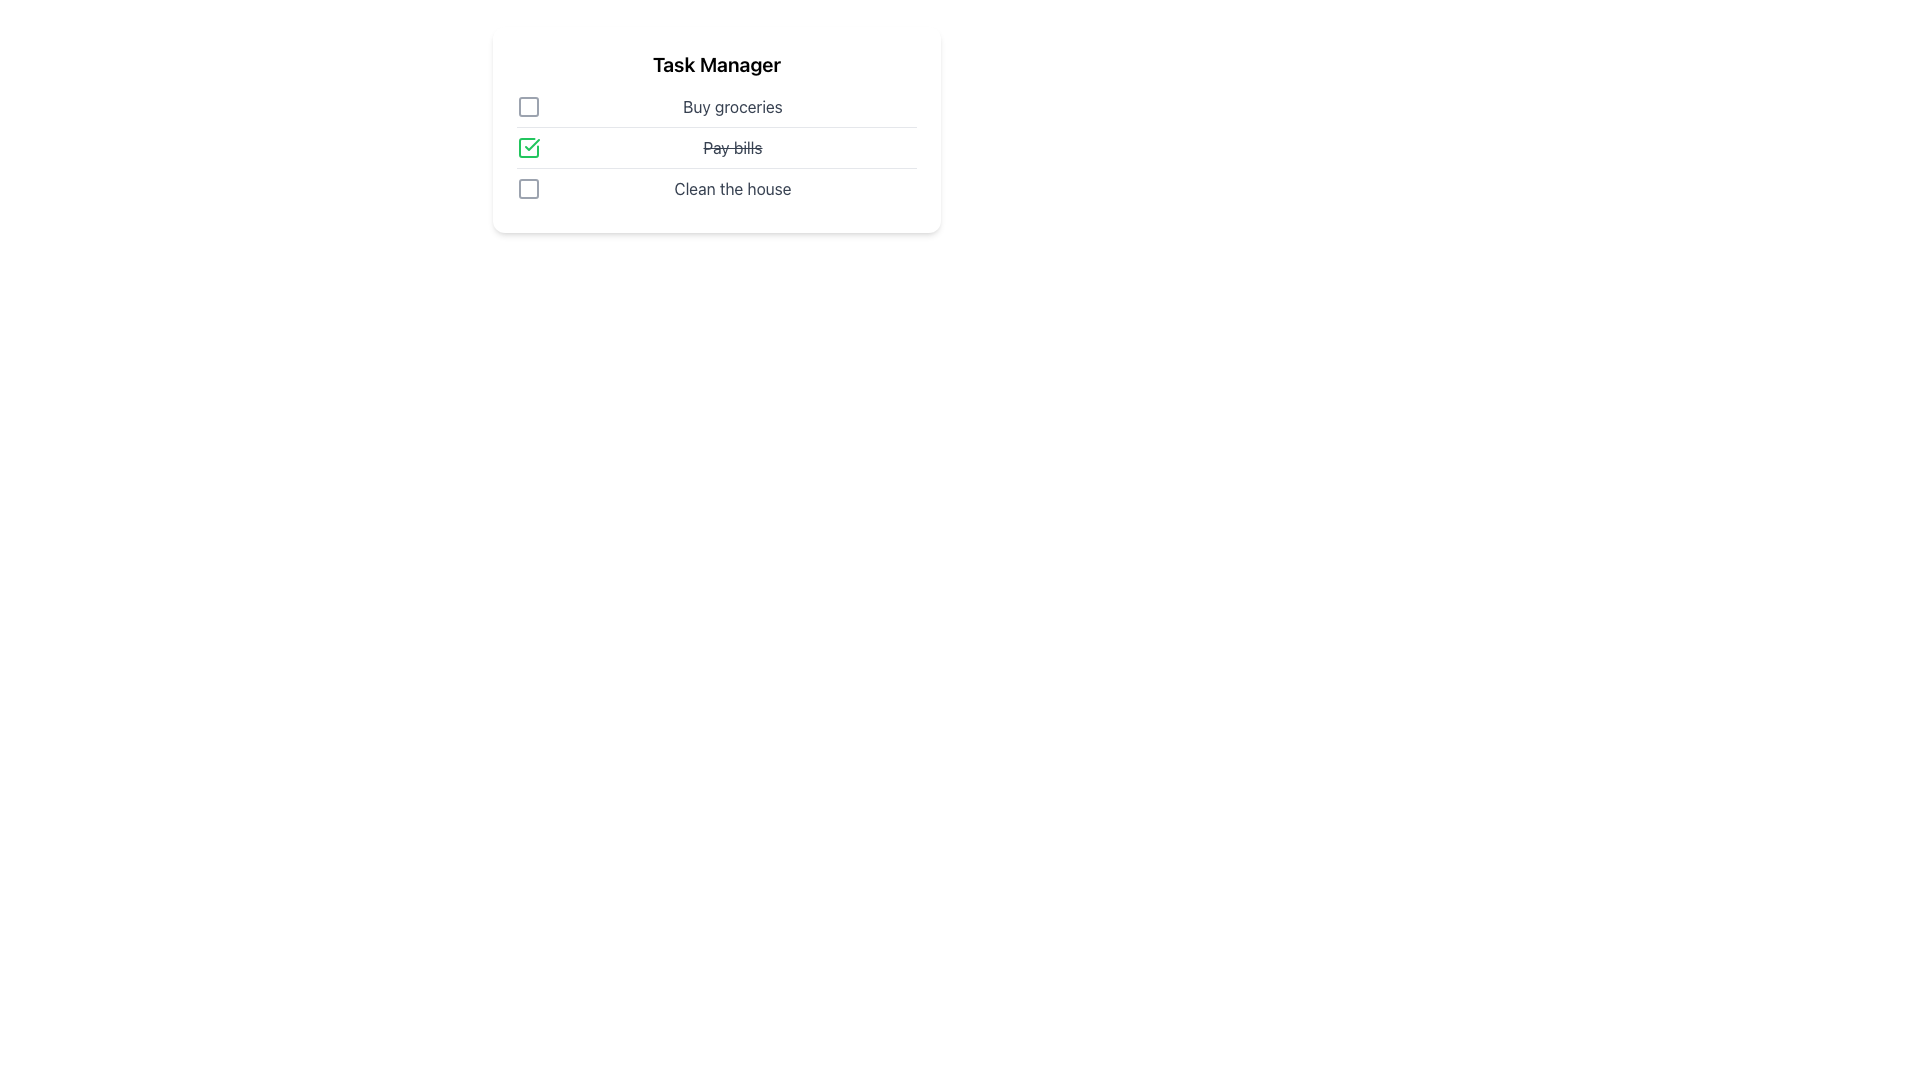  What do you see at coordinates (716, 150) in the screenshot?
I see `the 'Pay bills' task item` at bounding box center [716, 150].